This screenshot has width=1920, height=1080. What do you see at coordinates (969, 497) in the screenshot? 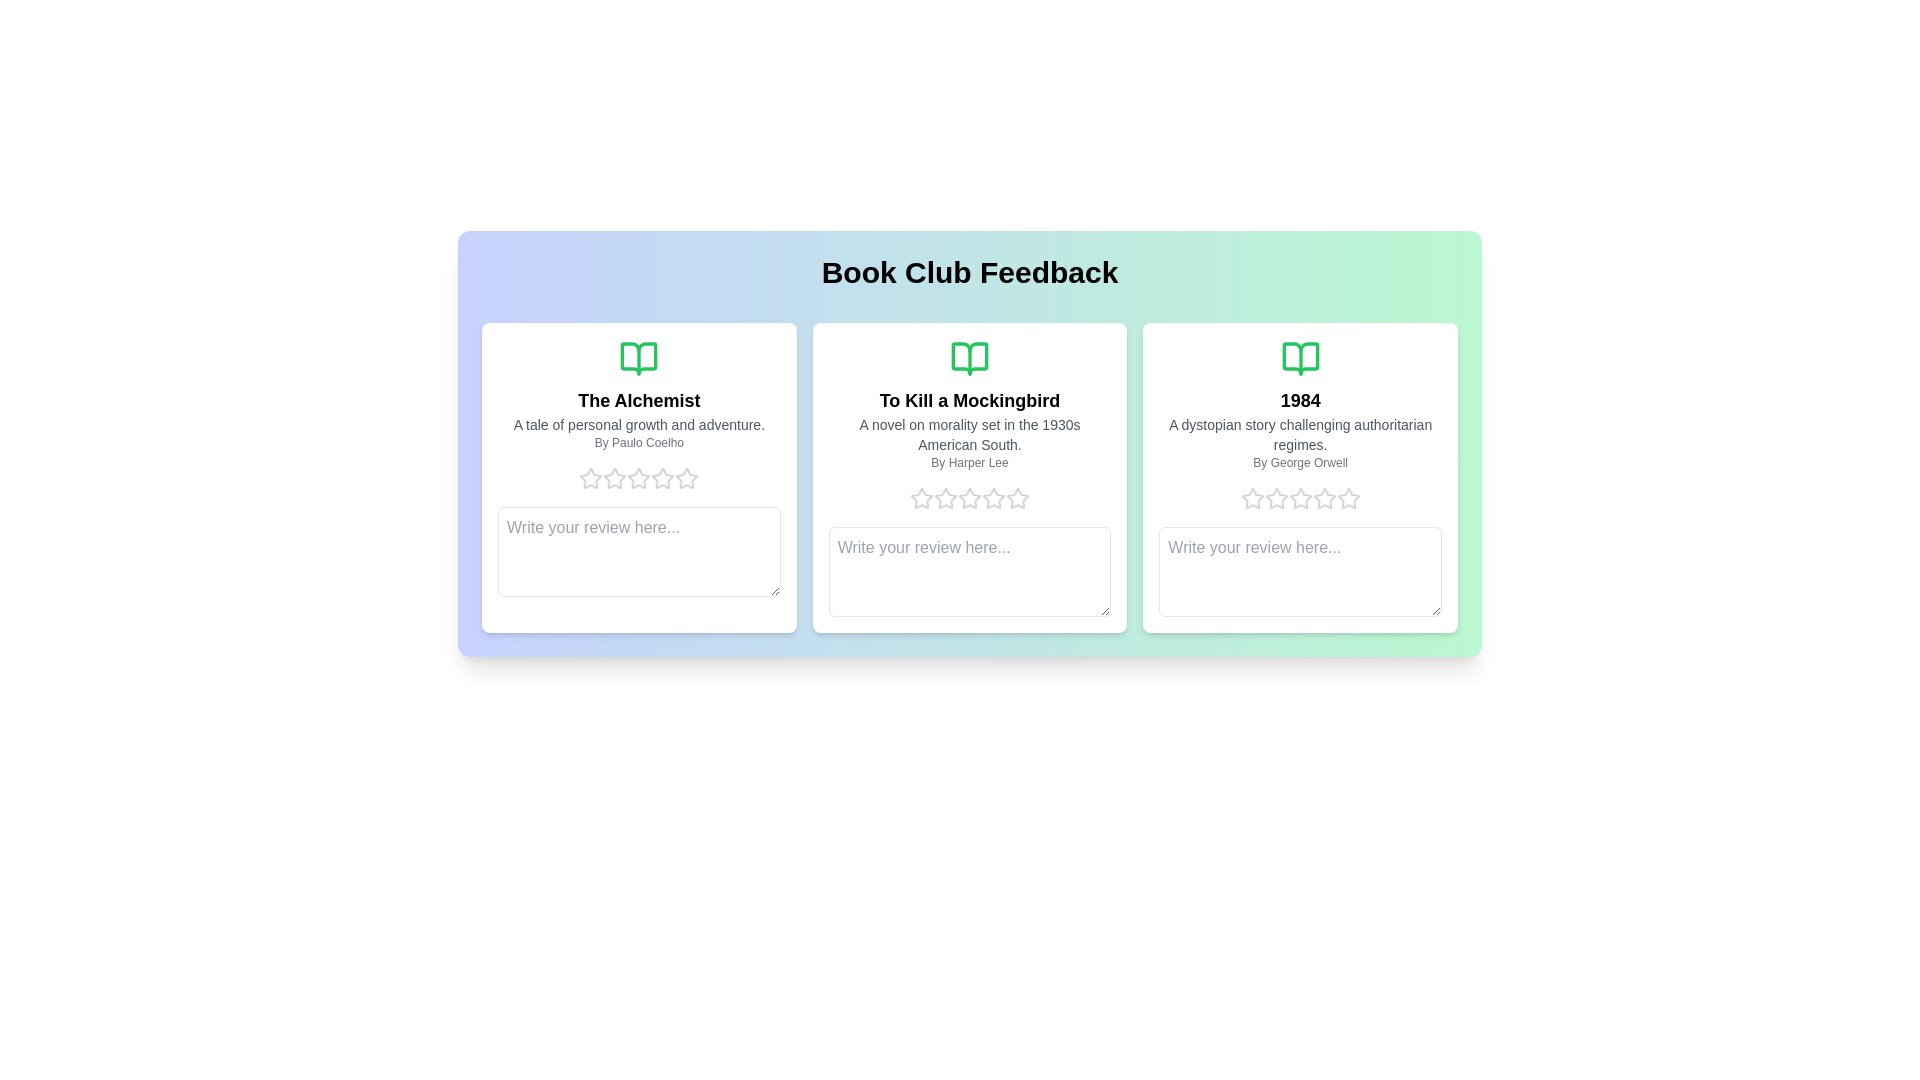
I see `the second star in the star-shaped rating icon to rate 'To Kill a Mockingbird' with 2 stars` at bounding box center [969, 497].